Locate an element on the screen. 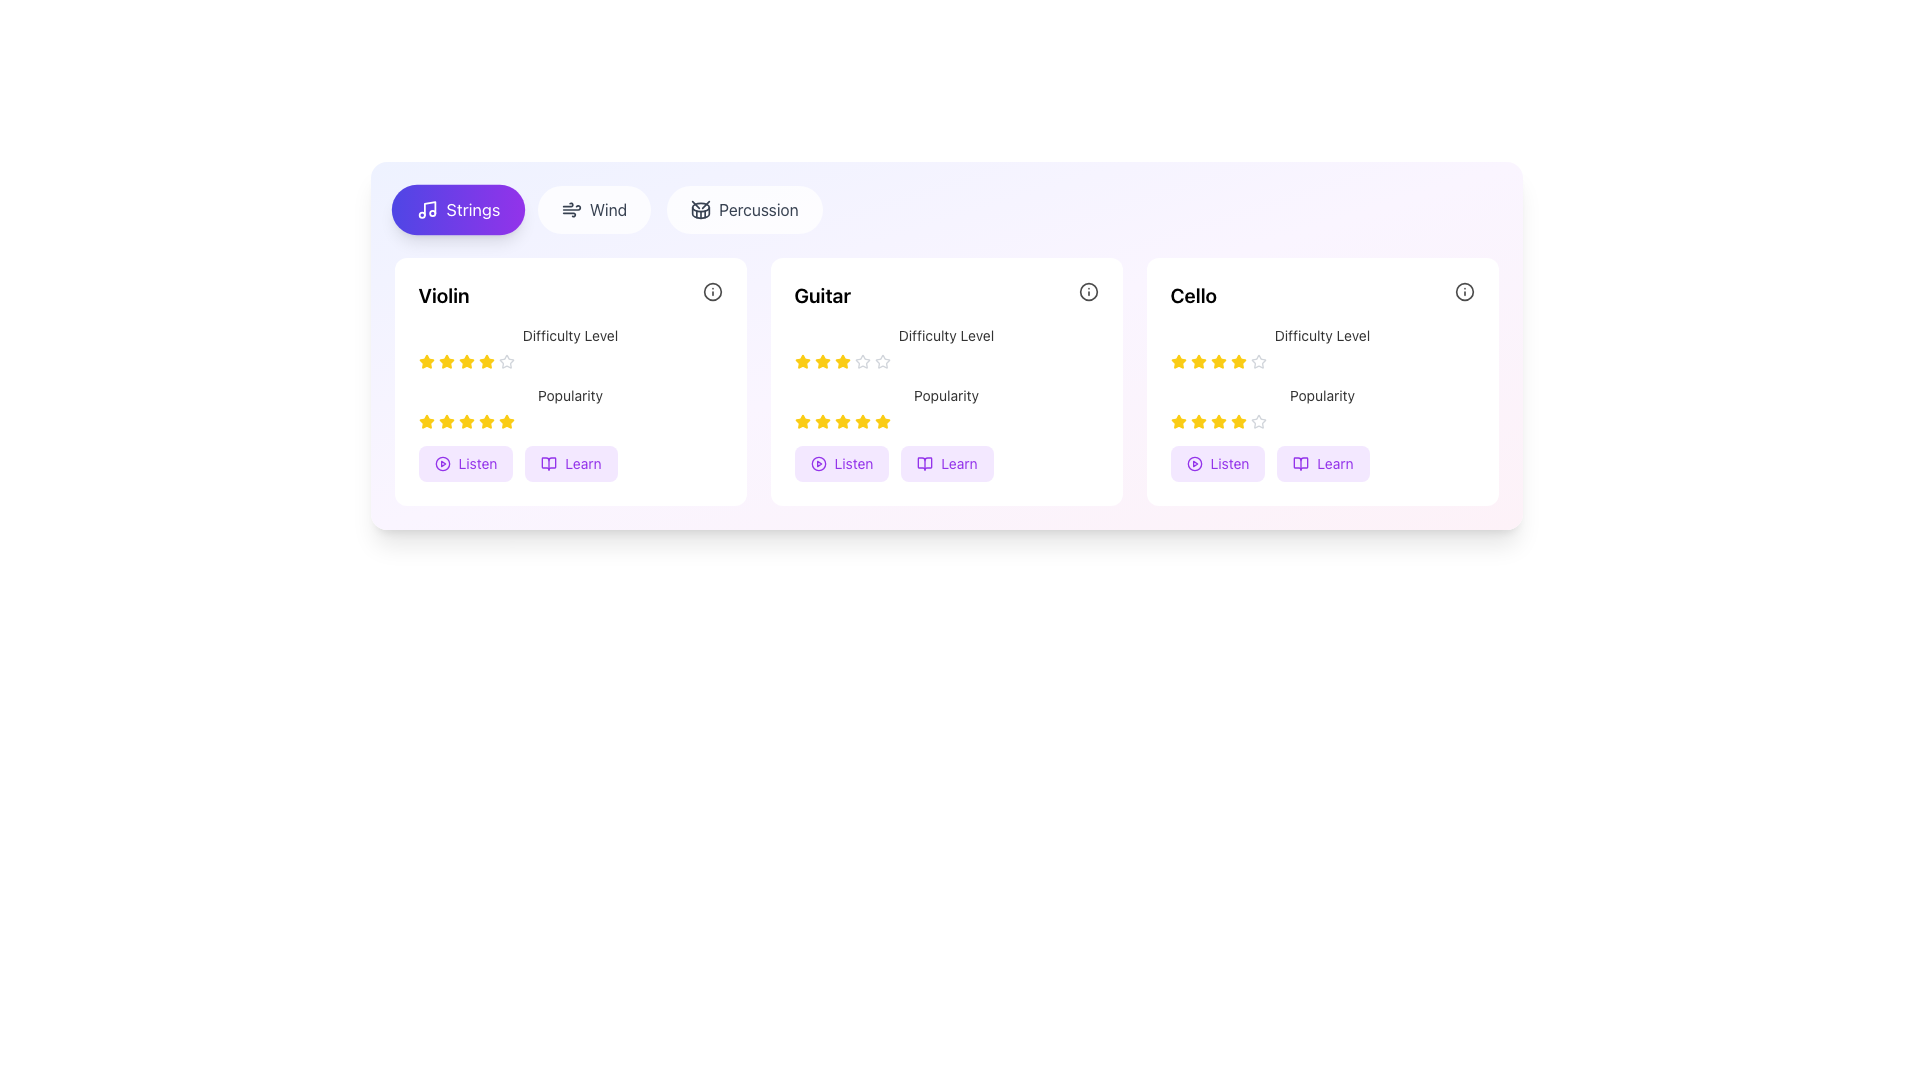 The height and width of the screenshot is (1080, 1920). the label of the Rating widget indicating the difficulty level of 'Cello' is located at coordinates (1322, 346).